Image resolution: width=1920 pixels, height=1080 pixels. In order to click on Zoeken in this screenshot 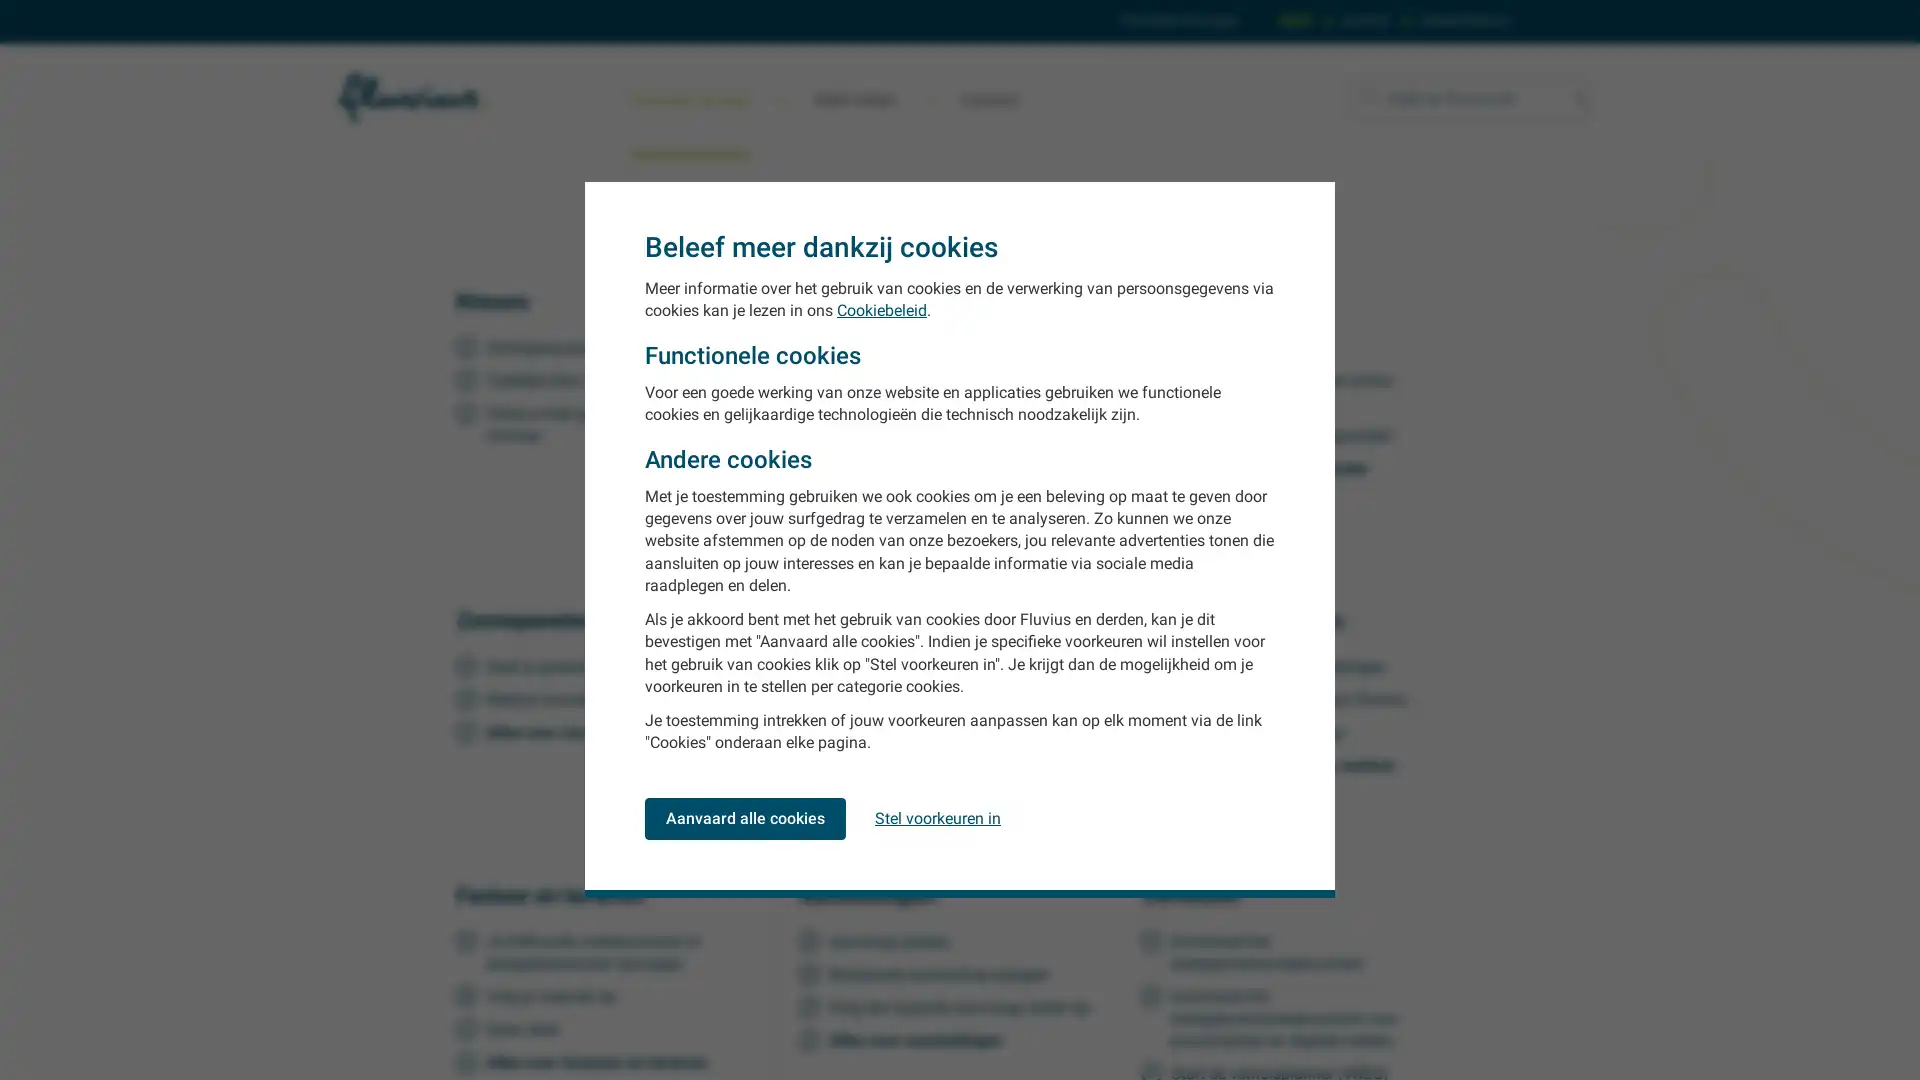, I will do `click(1368, 97)`.